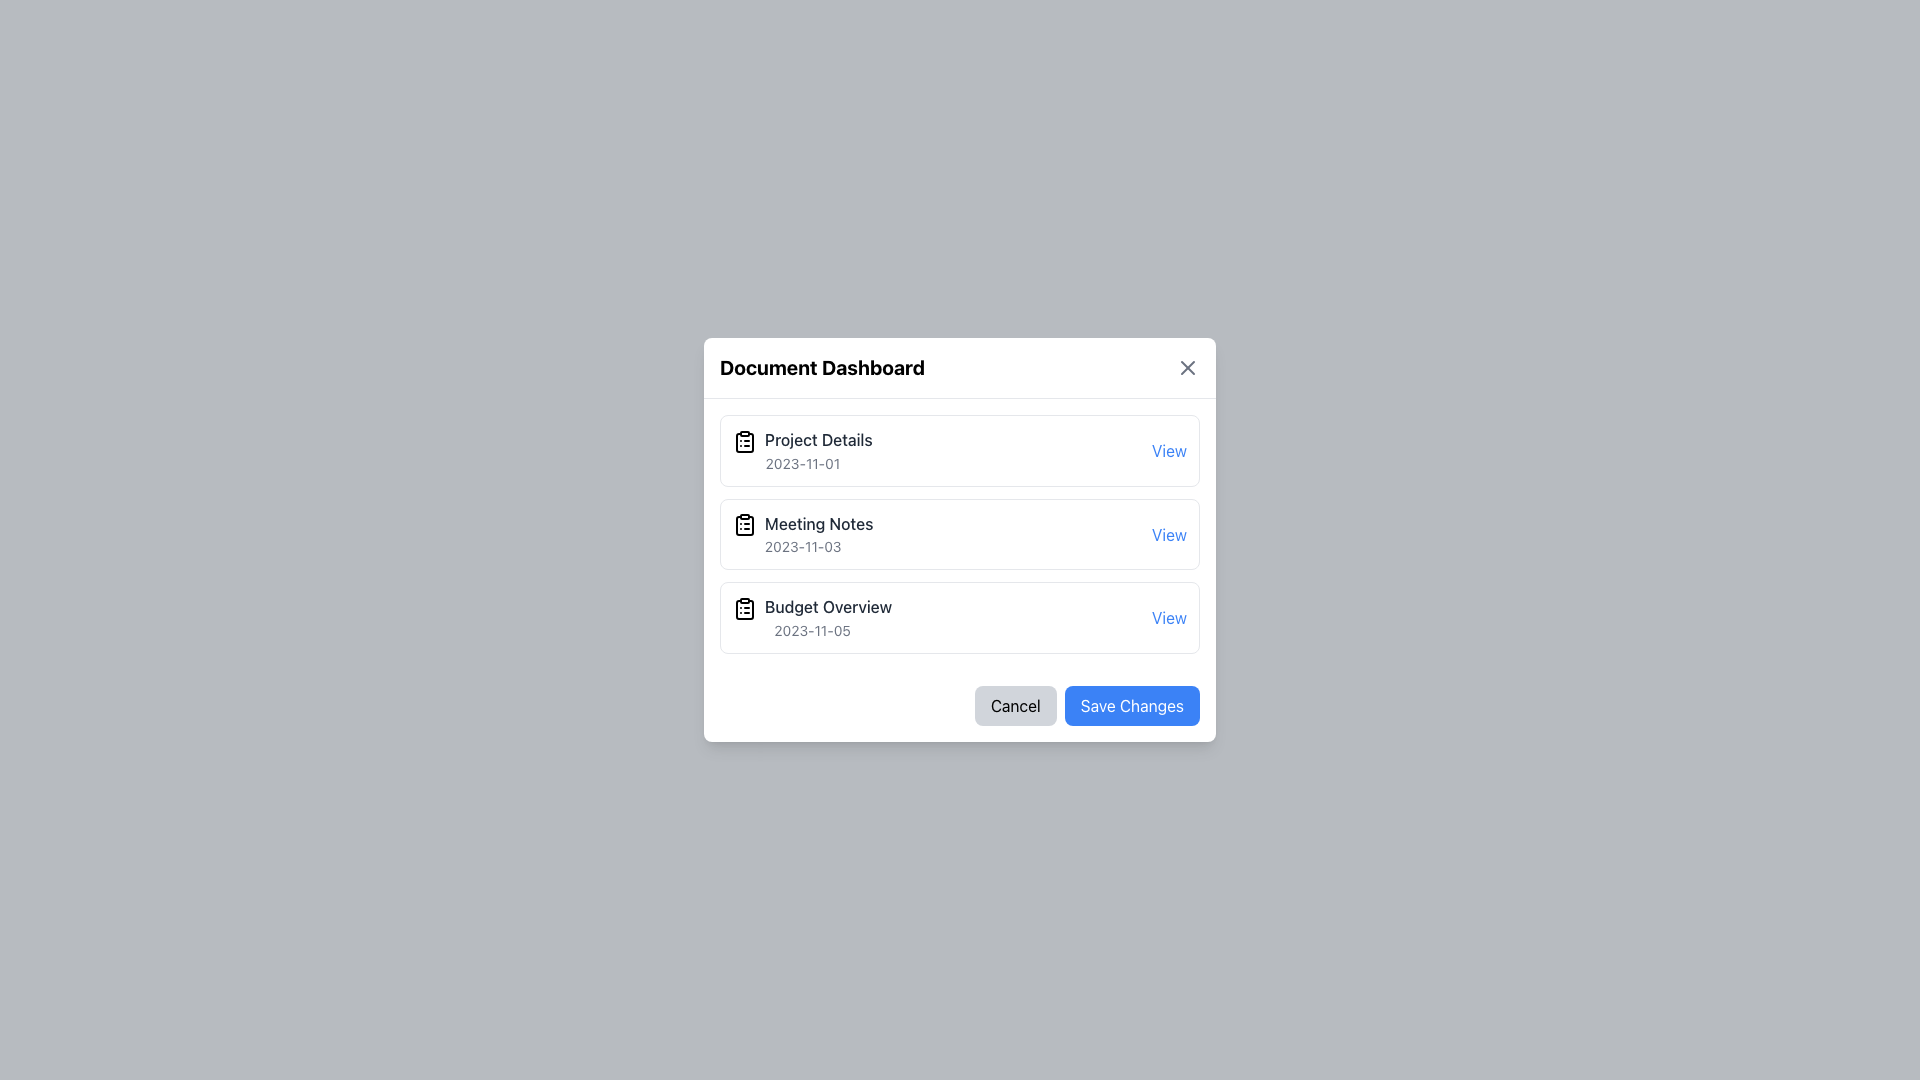  Describe the element at coordinates (828, 606) in the screenshot. I see `the text label reading 'Budget Overview' located in the 'Document Dashboard' dialog window, positioned as the third item in the list` at that location.